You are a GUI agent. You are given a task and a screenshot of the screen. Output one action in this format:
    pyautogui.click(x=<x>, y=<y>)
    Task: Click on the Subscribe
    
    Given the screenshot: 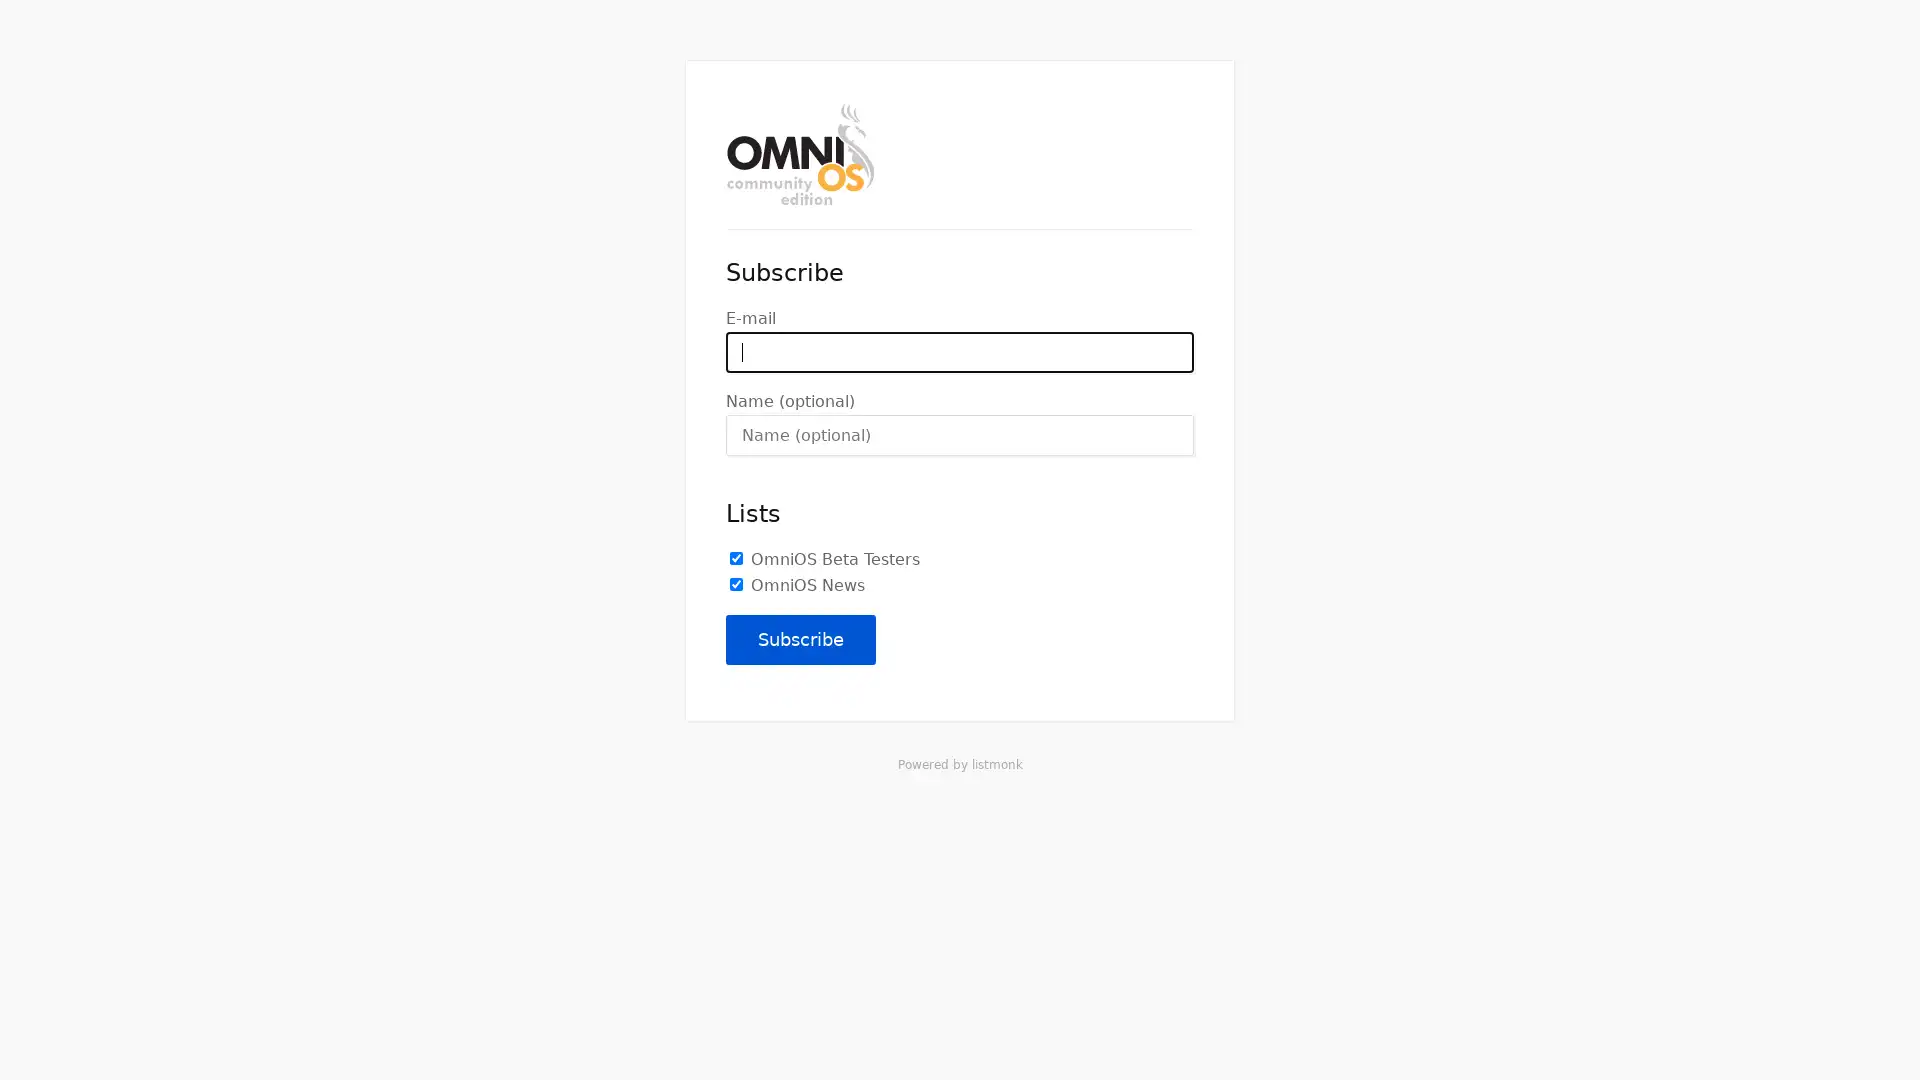 What is the action you would take?
    pyautogui.click(x=801, y=639)
    